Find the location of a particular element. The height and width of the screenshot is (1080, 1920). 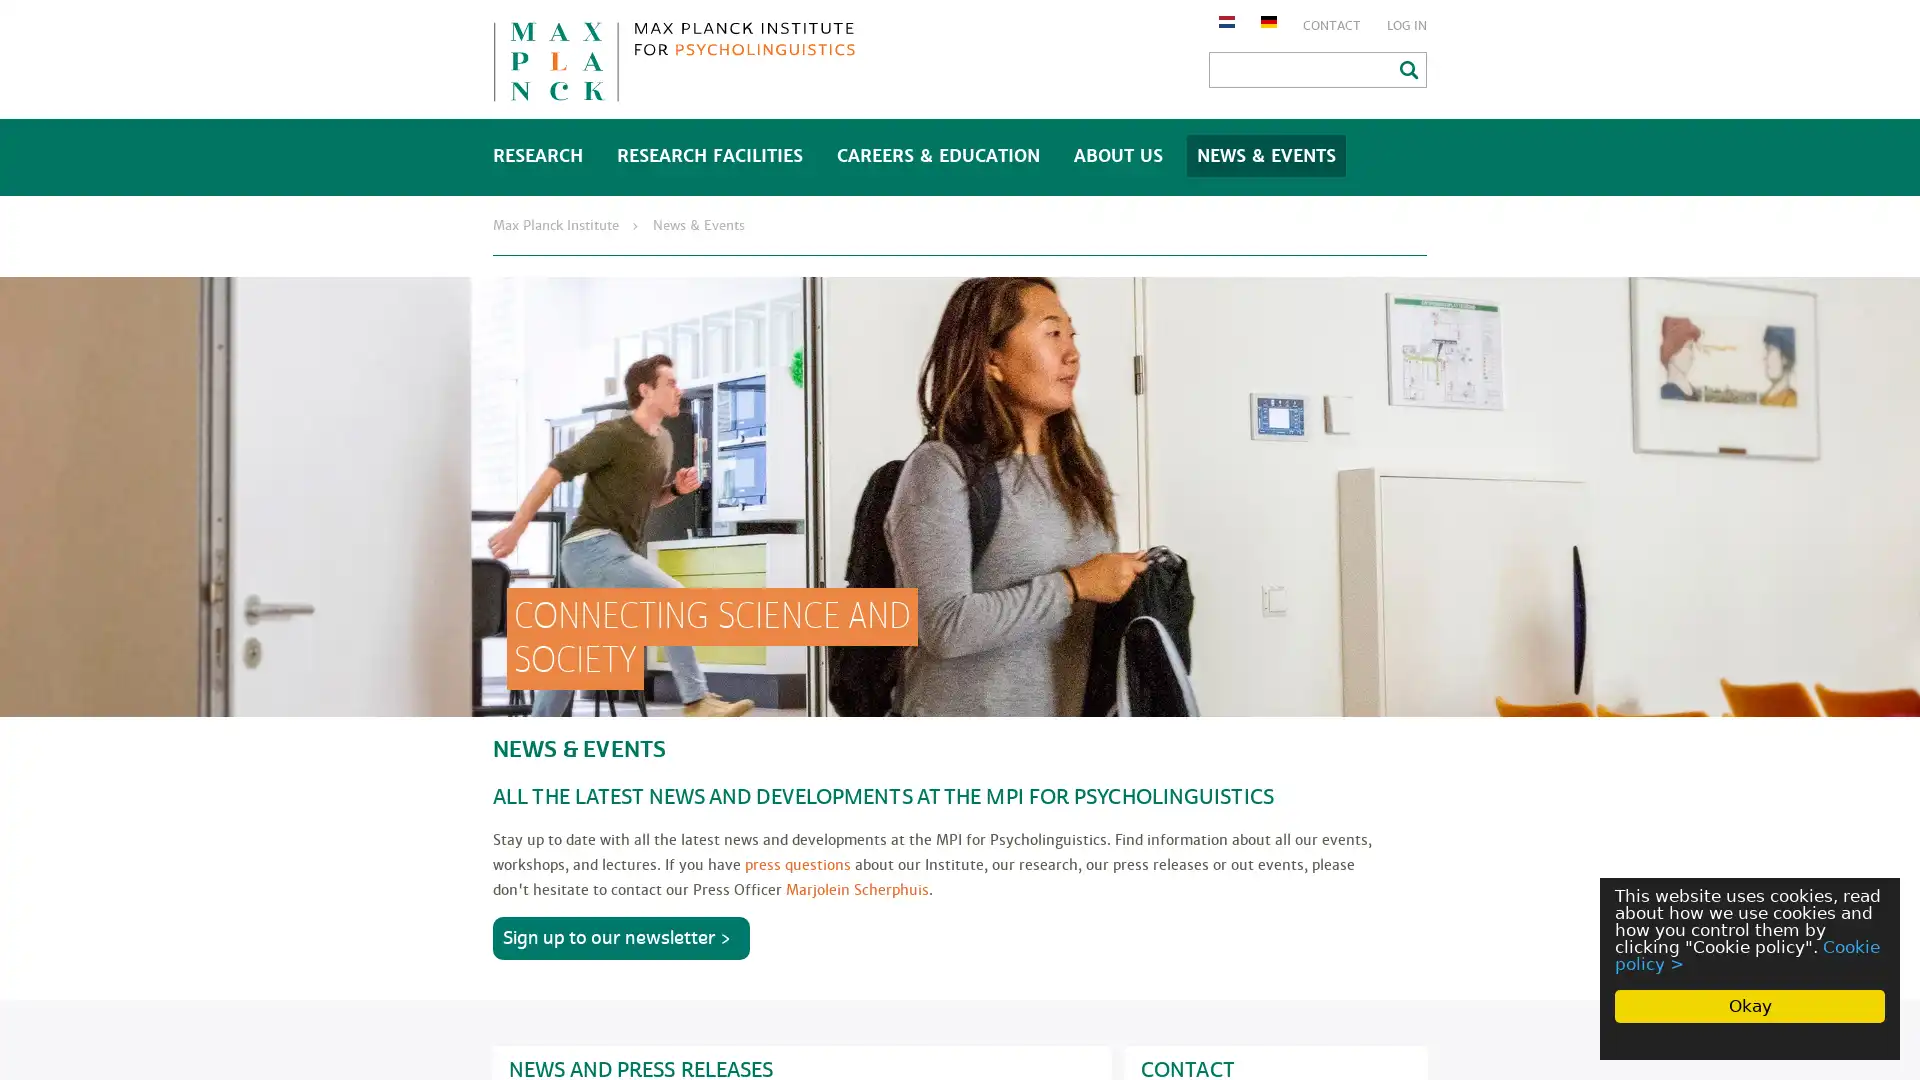

Search is located at coordinates (1405, 68).